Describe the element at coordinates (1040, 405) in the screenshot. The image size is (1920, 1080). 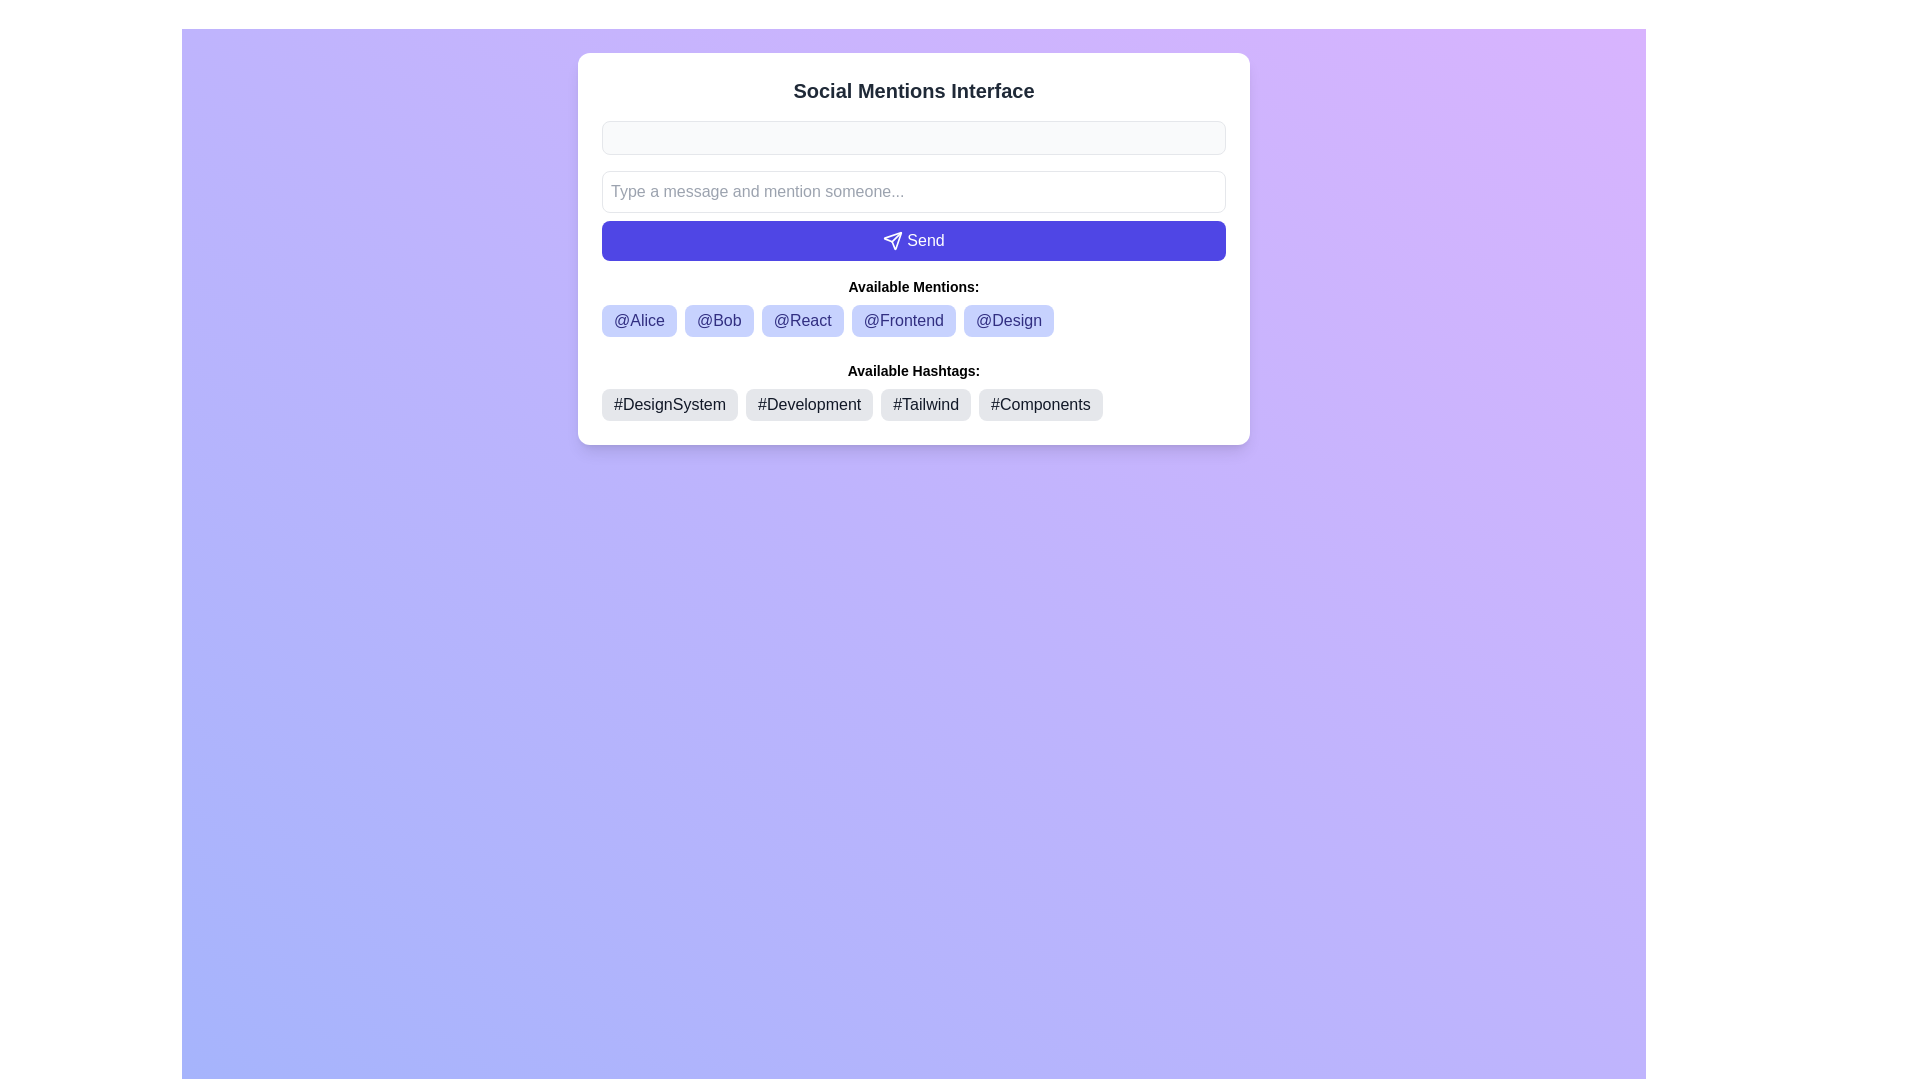
I see `the tag-like UI component displaying '#Components' to trigger its hover effect` at that location.